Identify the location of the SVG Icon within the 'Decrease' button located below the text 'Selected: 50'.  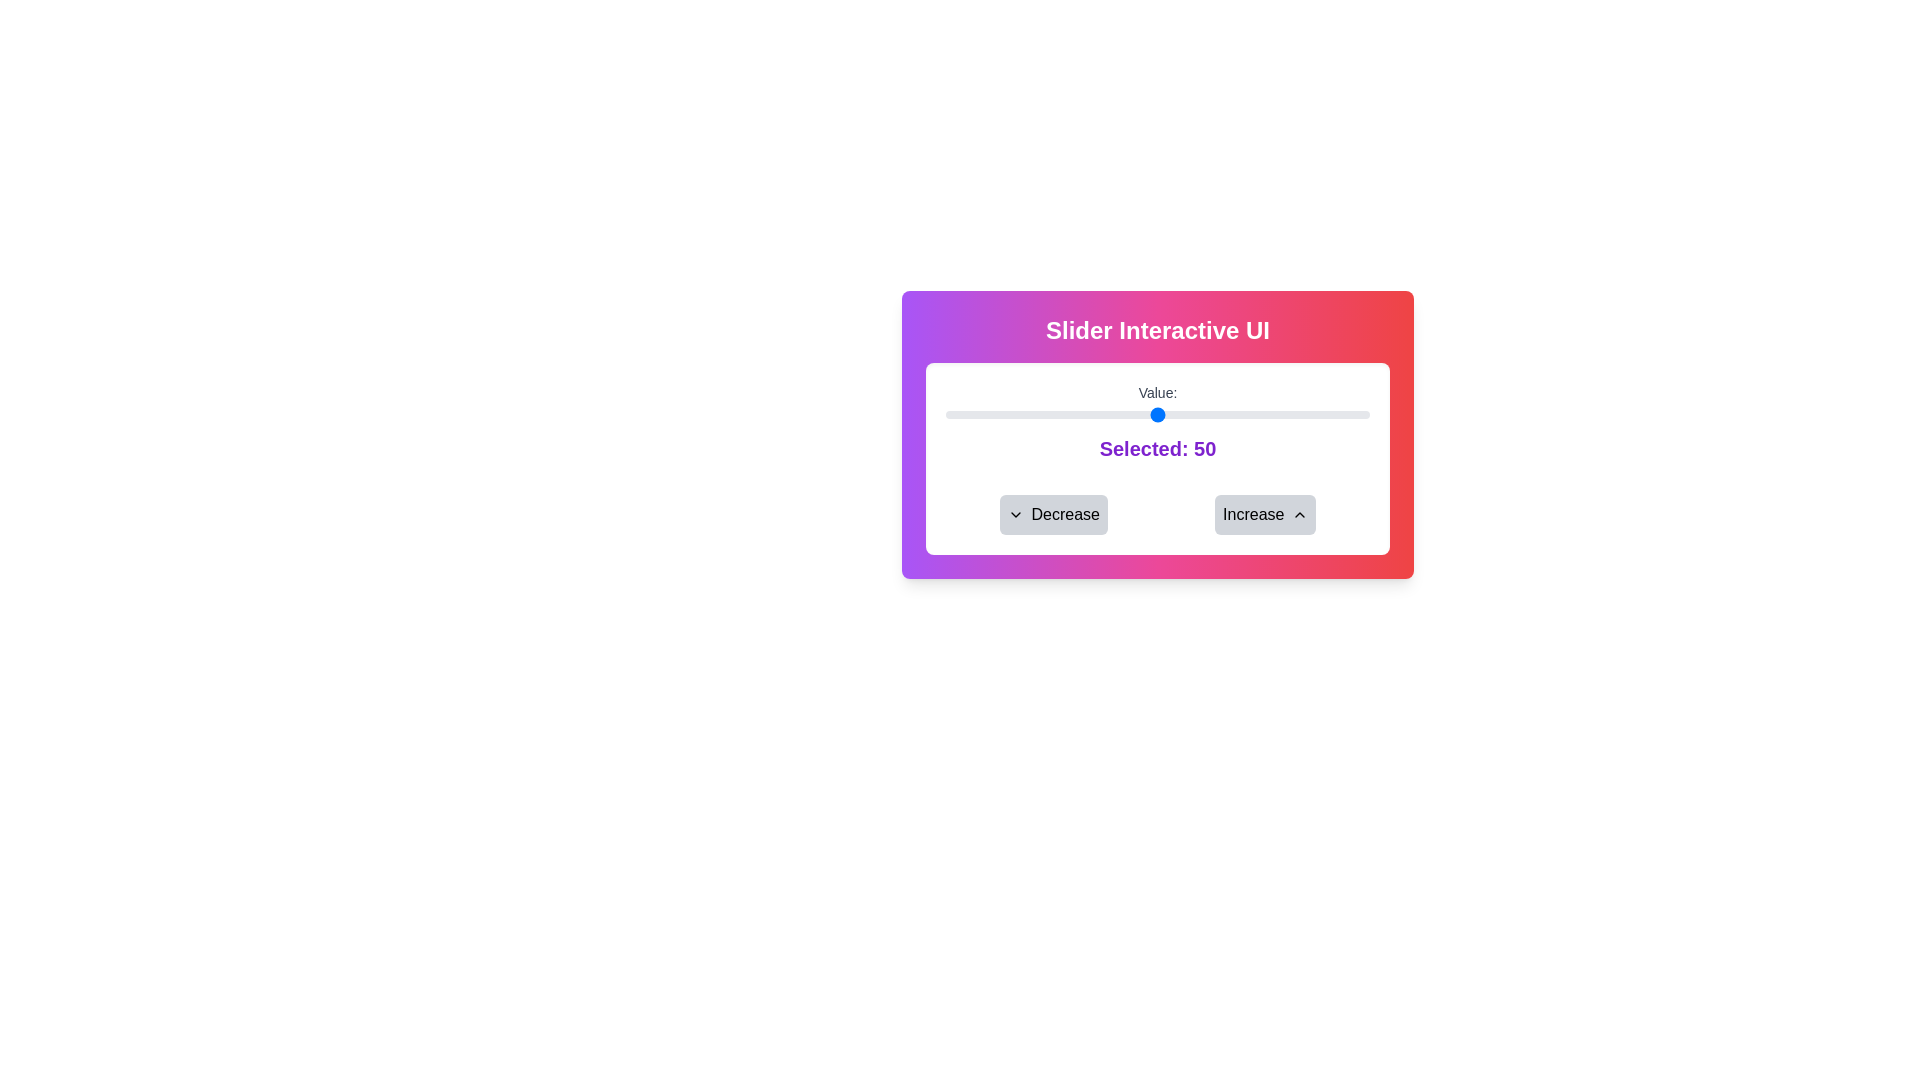
(1015, 514).